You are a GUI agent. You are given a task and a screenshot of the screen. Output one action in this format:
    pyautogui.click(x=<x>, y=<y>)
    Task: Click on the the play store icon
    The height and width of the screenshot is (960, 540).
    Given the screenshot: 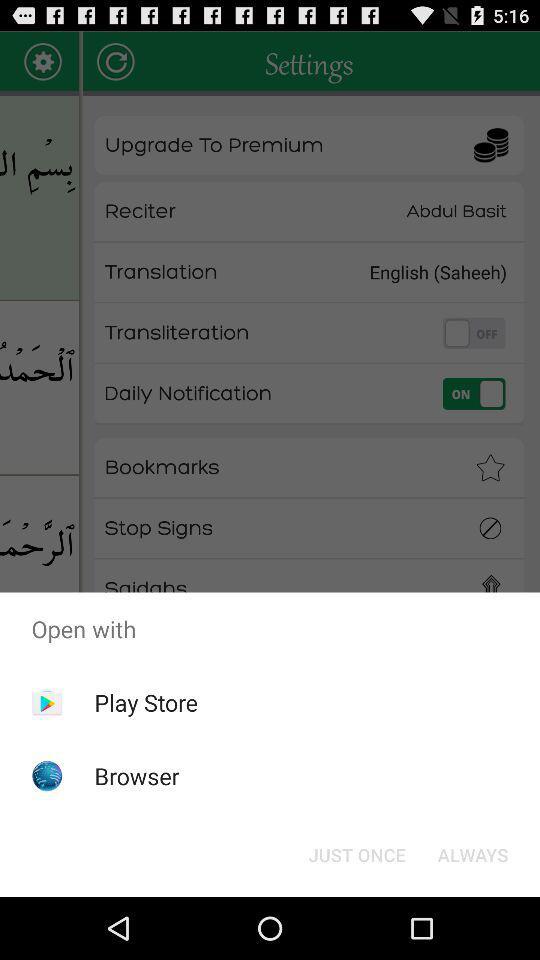 What is the action you would take?
    pyautogui.click(x=145, y=702)
    